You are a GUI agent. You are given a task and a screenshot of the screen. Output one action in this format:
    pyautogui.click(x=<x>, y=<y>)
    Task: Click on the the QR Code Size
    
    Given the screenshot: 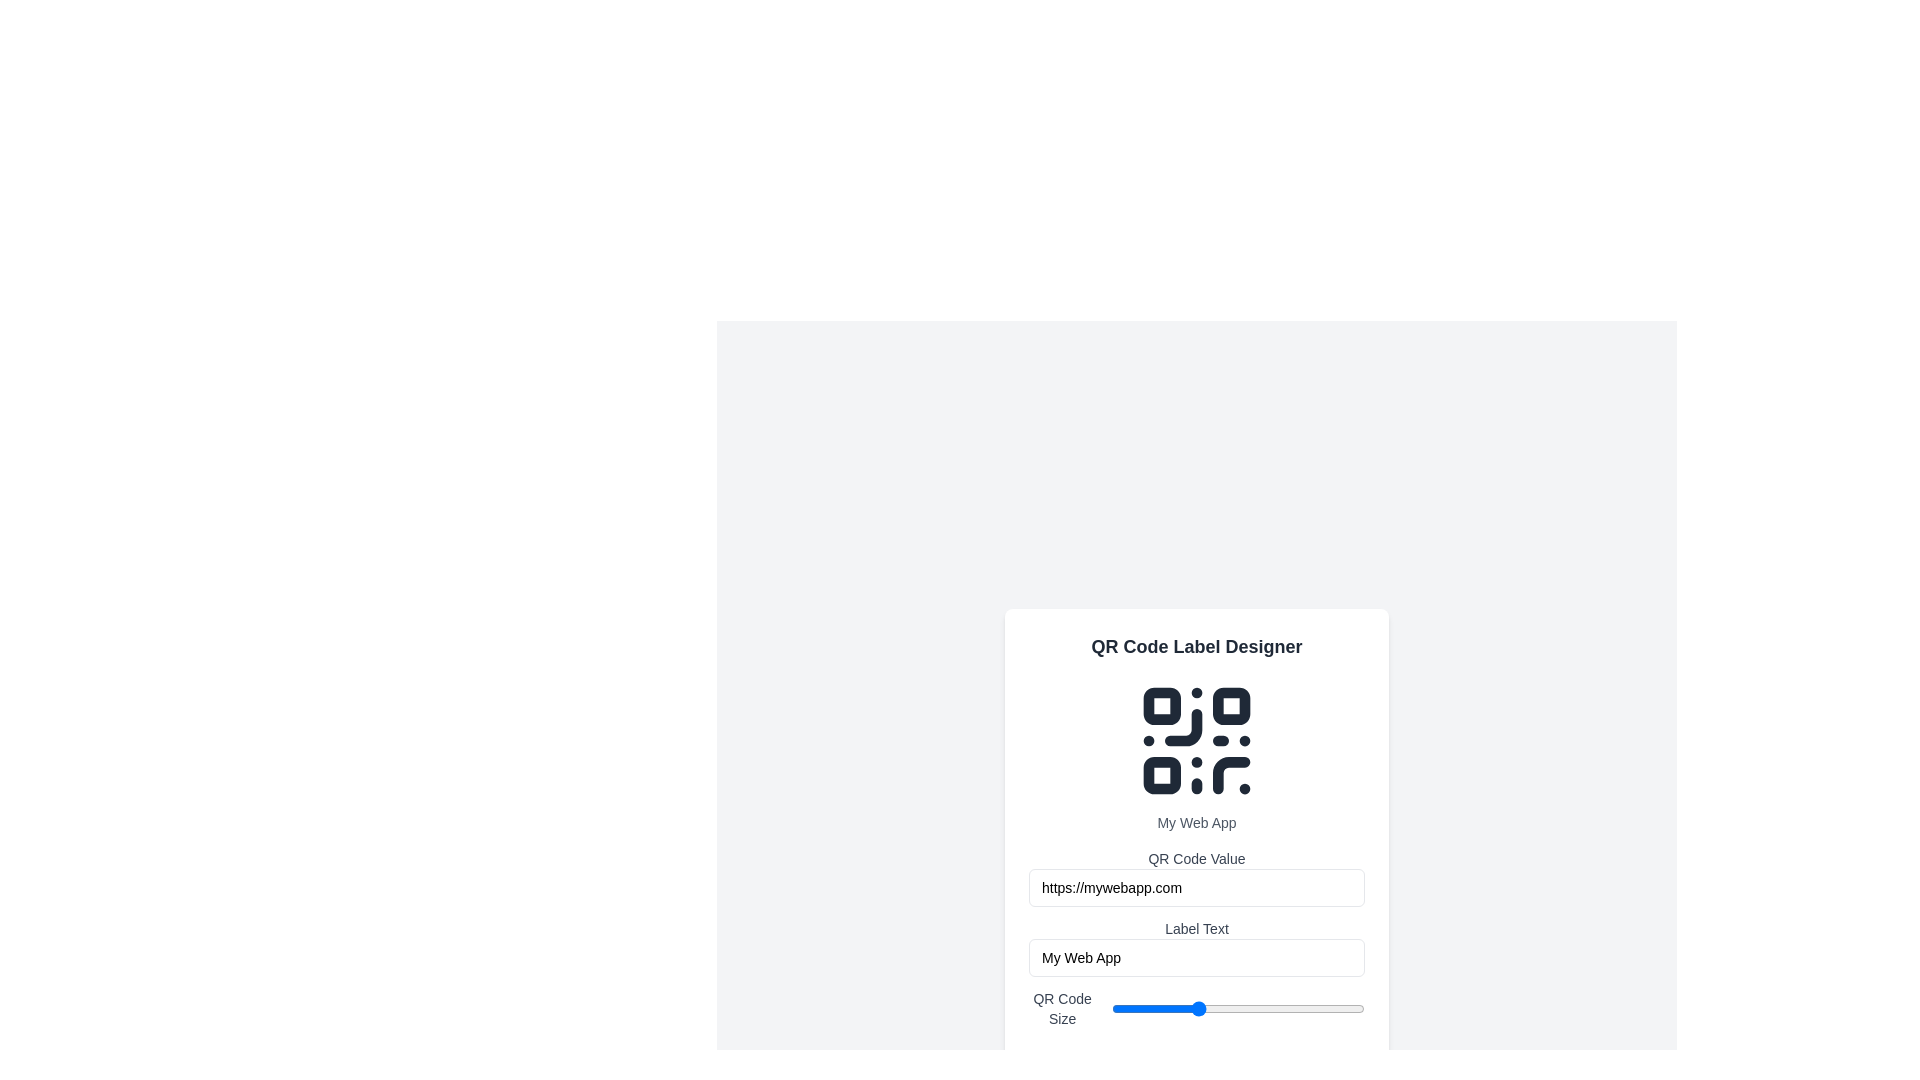 What is the action you would take?
    pyautogui.click(x=1168, y=1009)
    